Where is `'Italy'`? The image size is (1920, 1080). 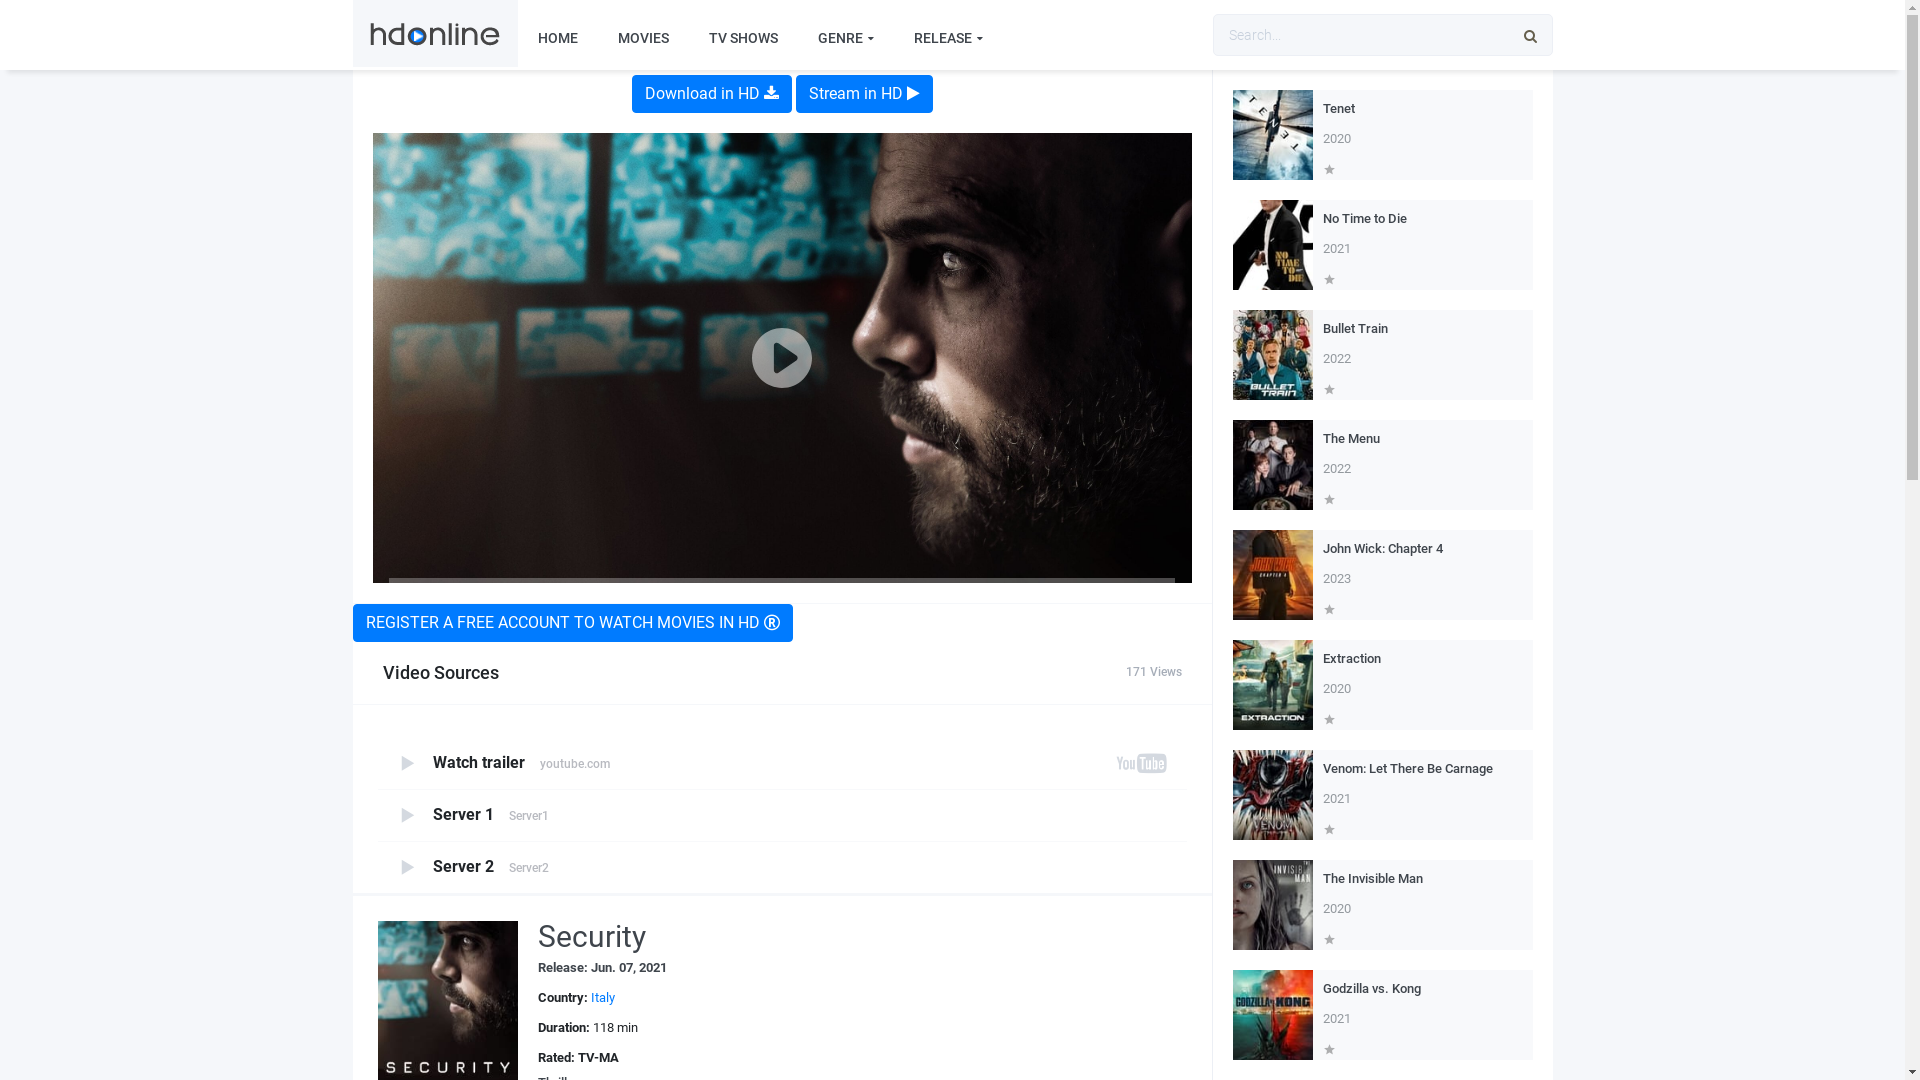 'Italy' is located at coordinates (600, 997).